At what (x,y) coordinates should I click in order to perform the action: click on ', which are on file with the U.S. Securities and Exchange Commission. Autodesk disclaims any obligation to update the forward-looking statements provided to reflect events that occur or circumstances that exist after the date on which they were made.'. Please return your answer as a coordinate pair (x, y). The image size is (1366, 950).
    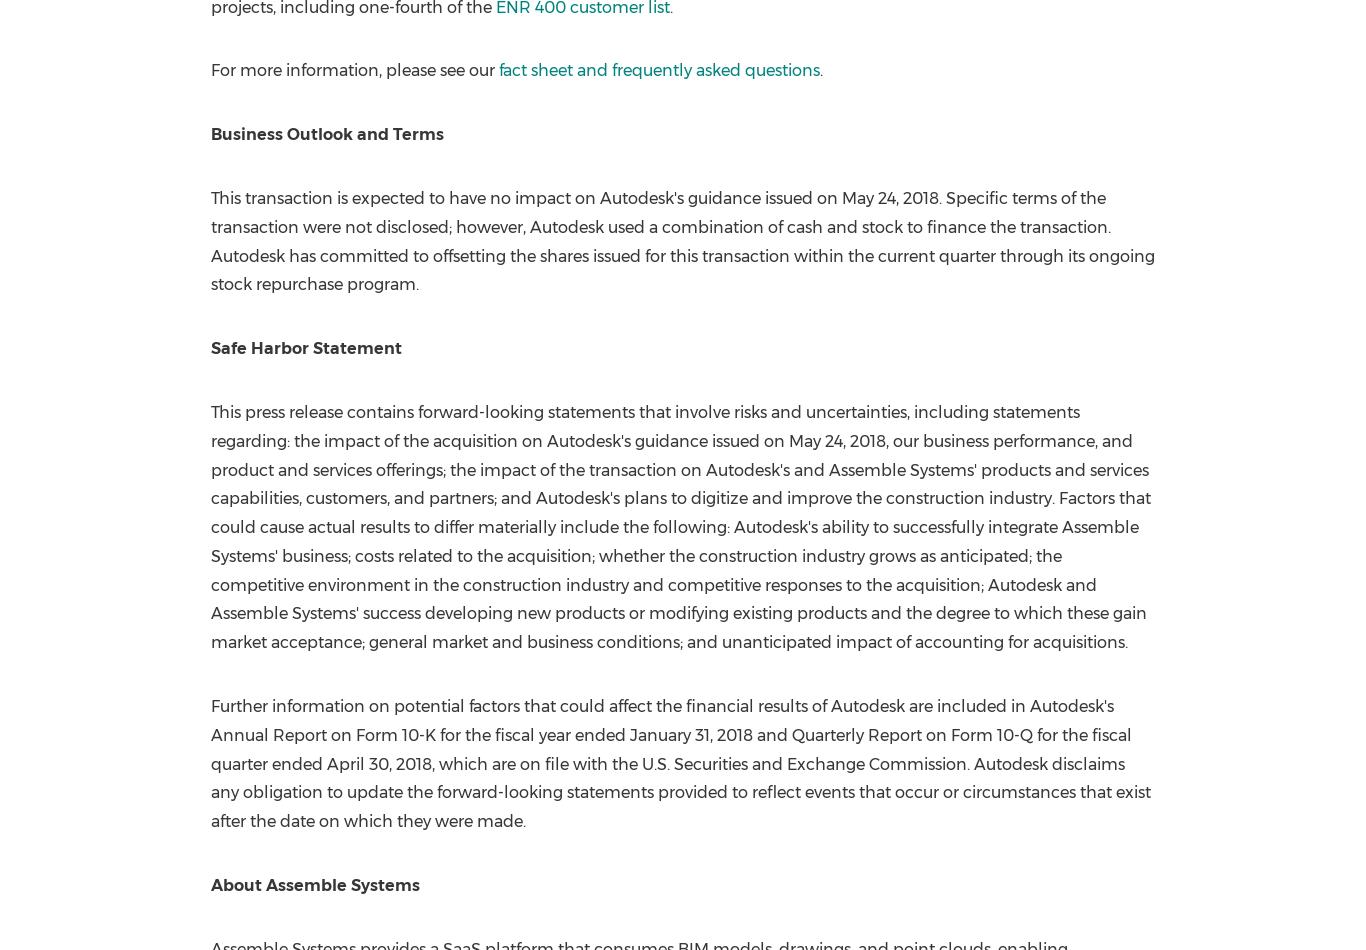
    Looking at the image, I should click on (208, 791).